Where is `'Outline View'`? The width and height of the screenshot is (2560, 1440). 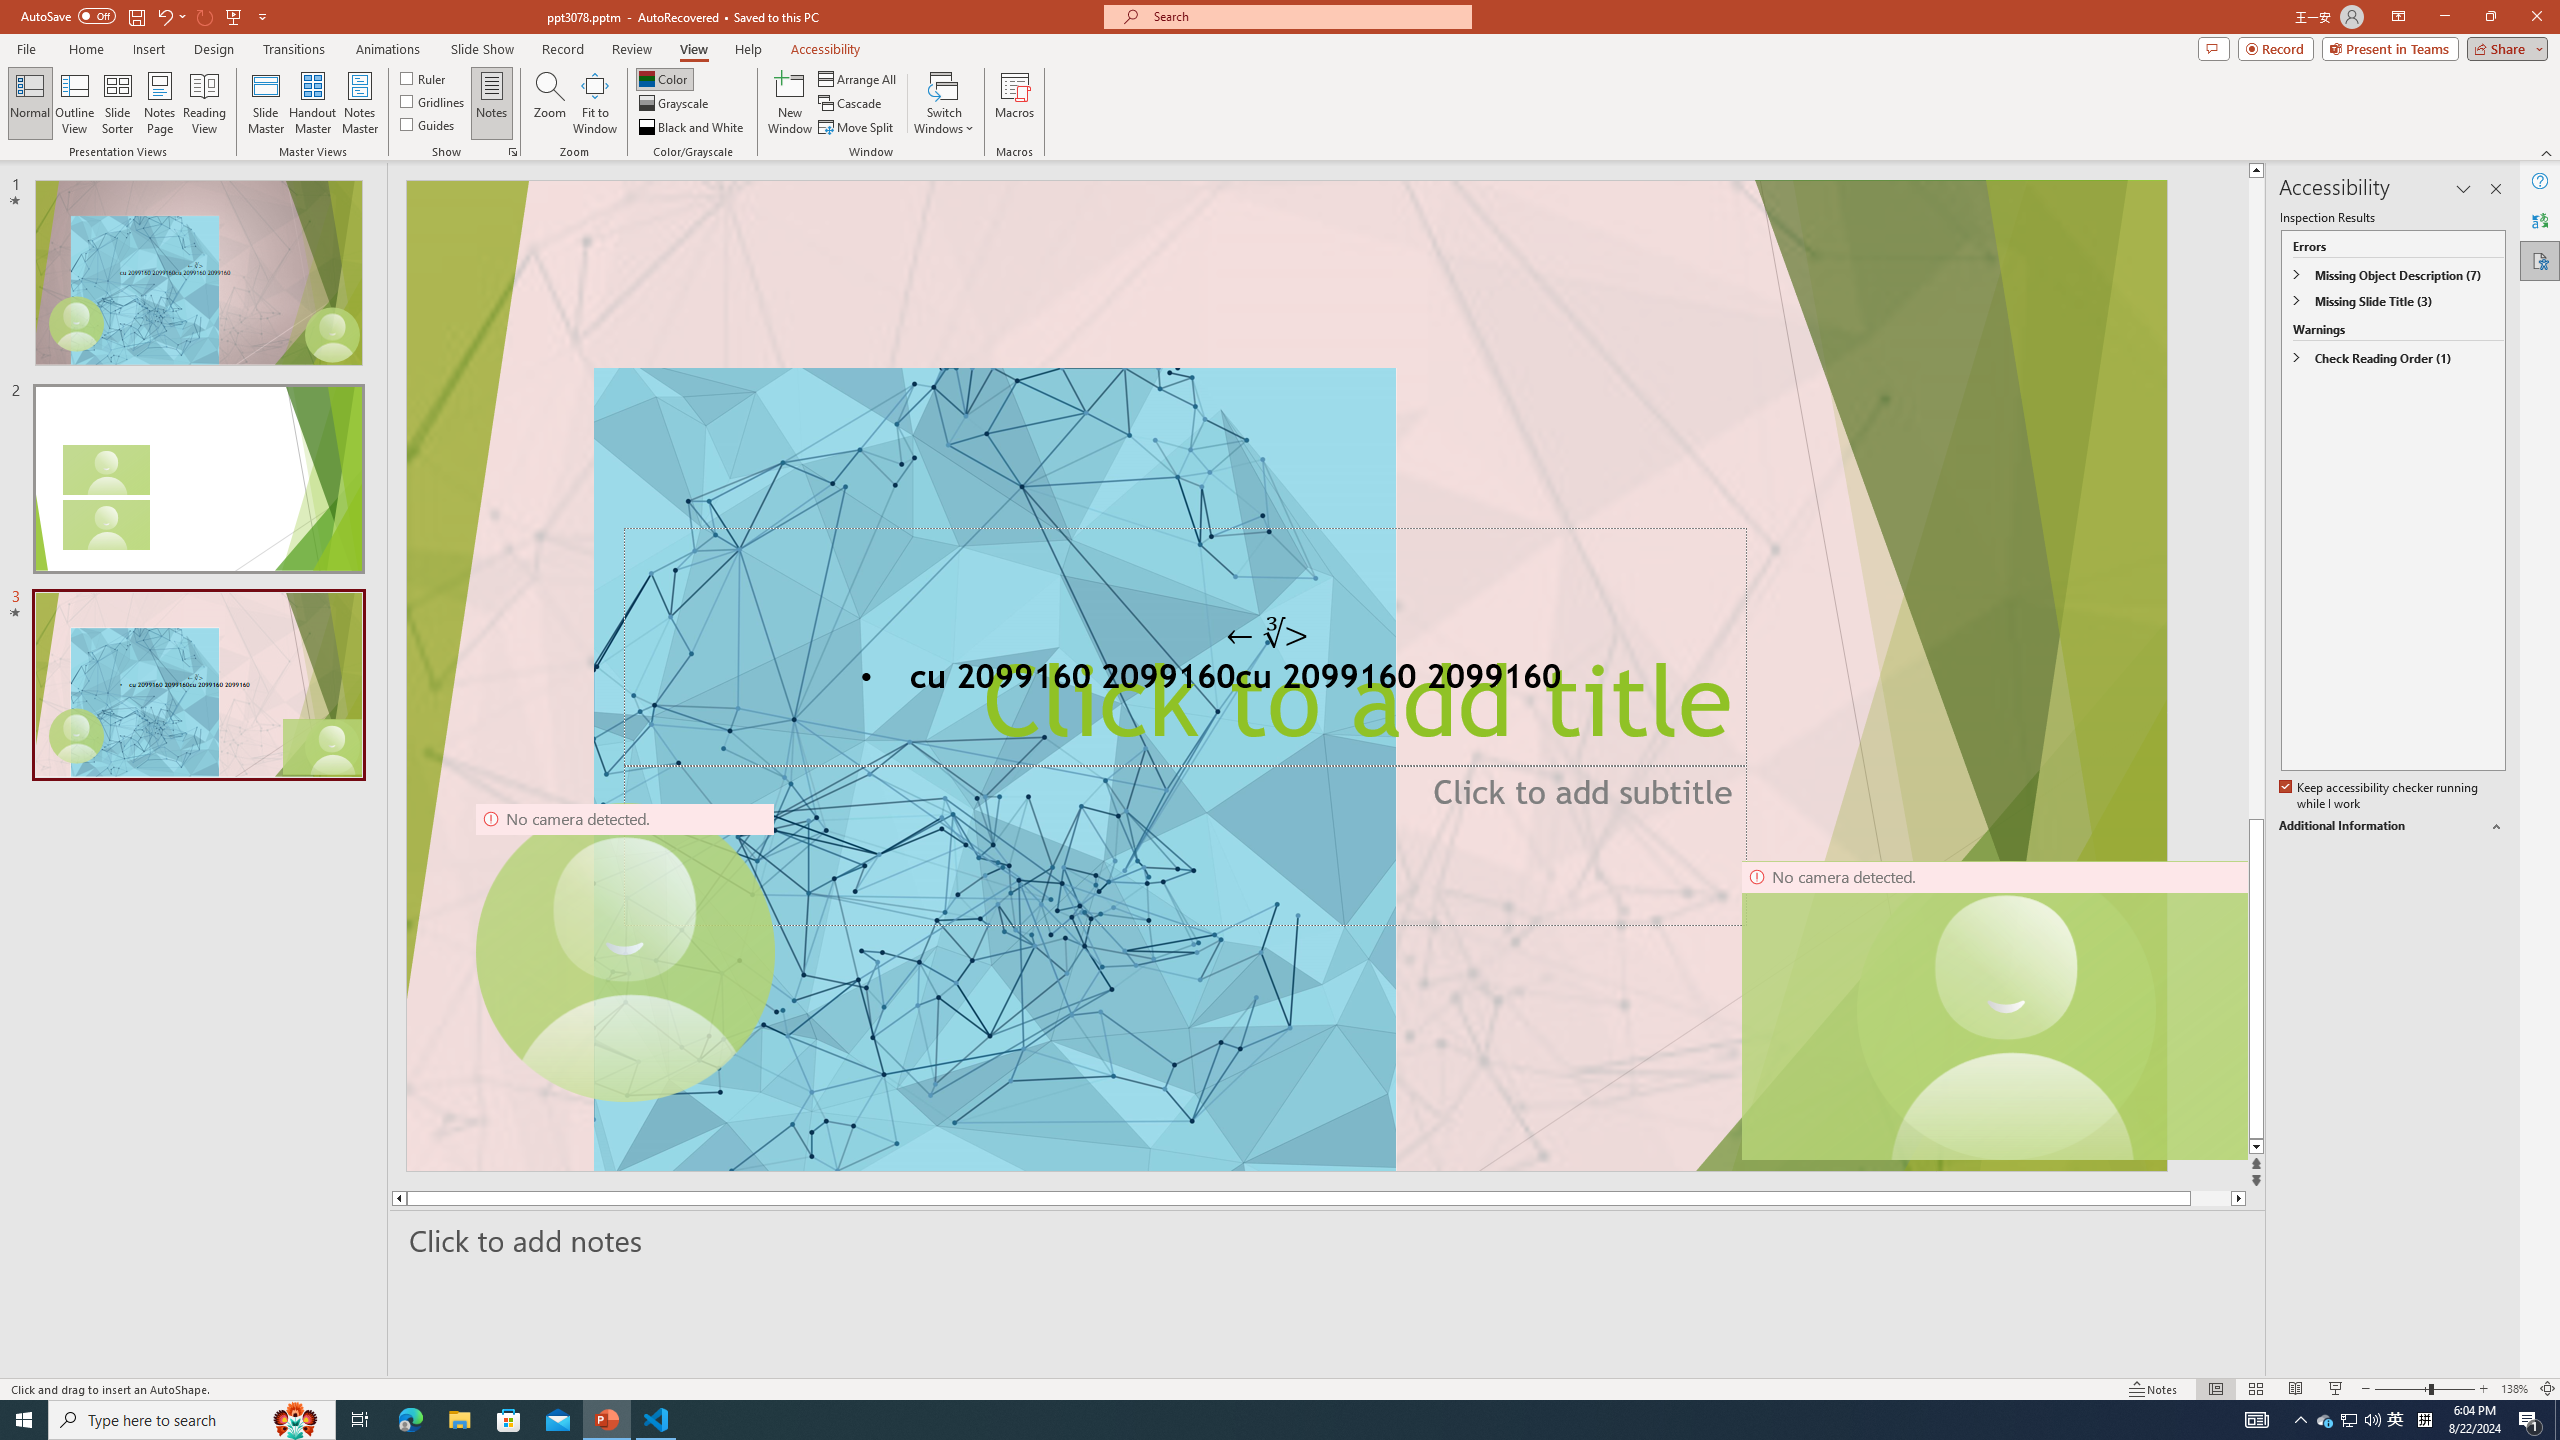 'Outline View' is located at coordinates (74, 103).